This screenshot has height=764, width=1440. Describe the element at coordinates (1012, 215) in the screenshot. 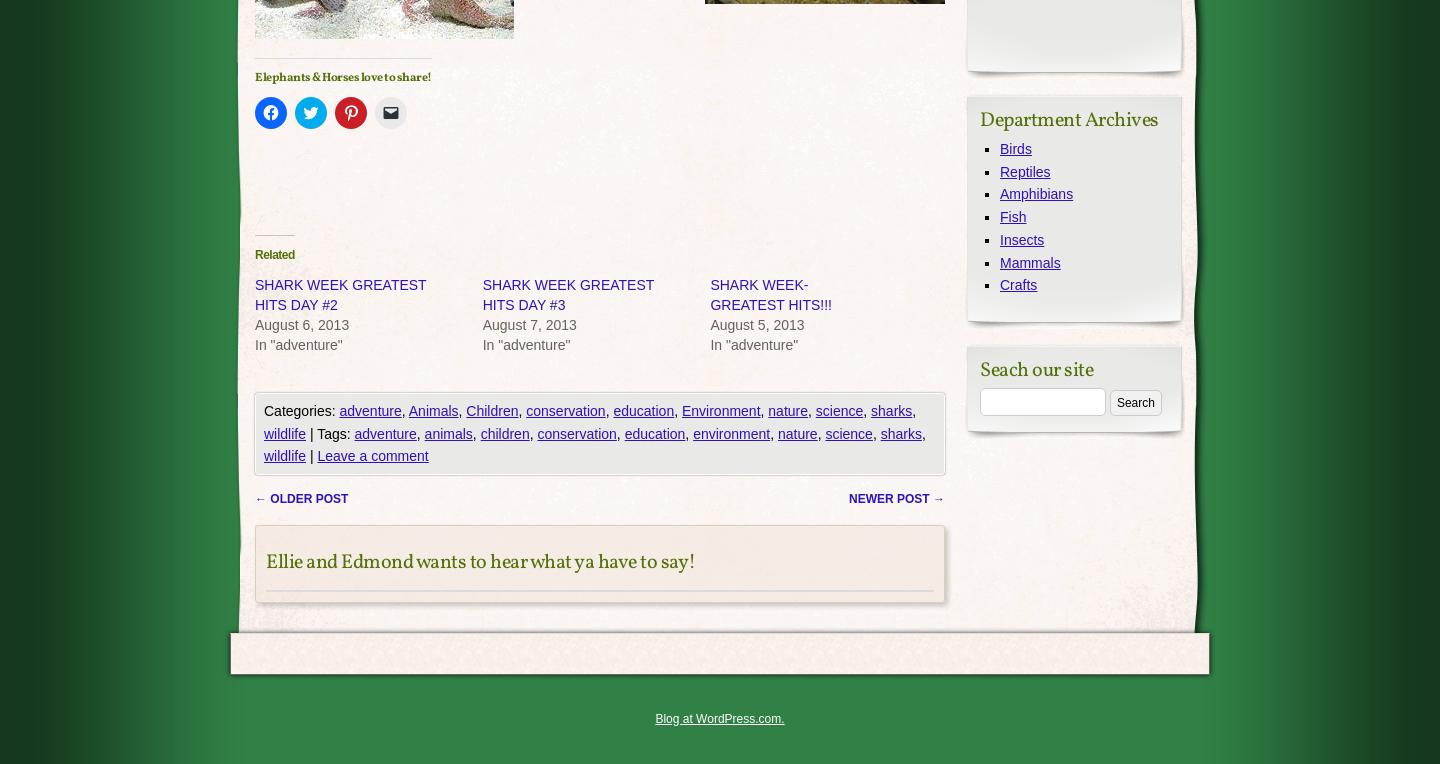

I see `'Fish'` at that location.